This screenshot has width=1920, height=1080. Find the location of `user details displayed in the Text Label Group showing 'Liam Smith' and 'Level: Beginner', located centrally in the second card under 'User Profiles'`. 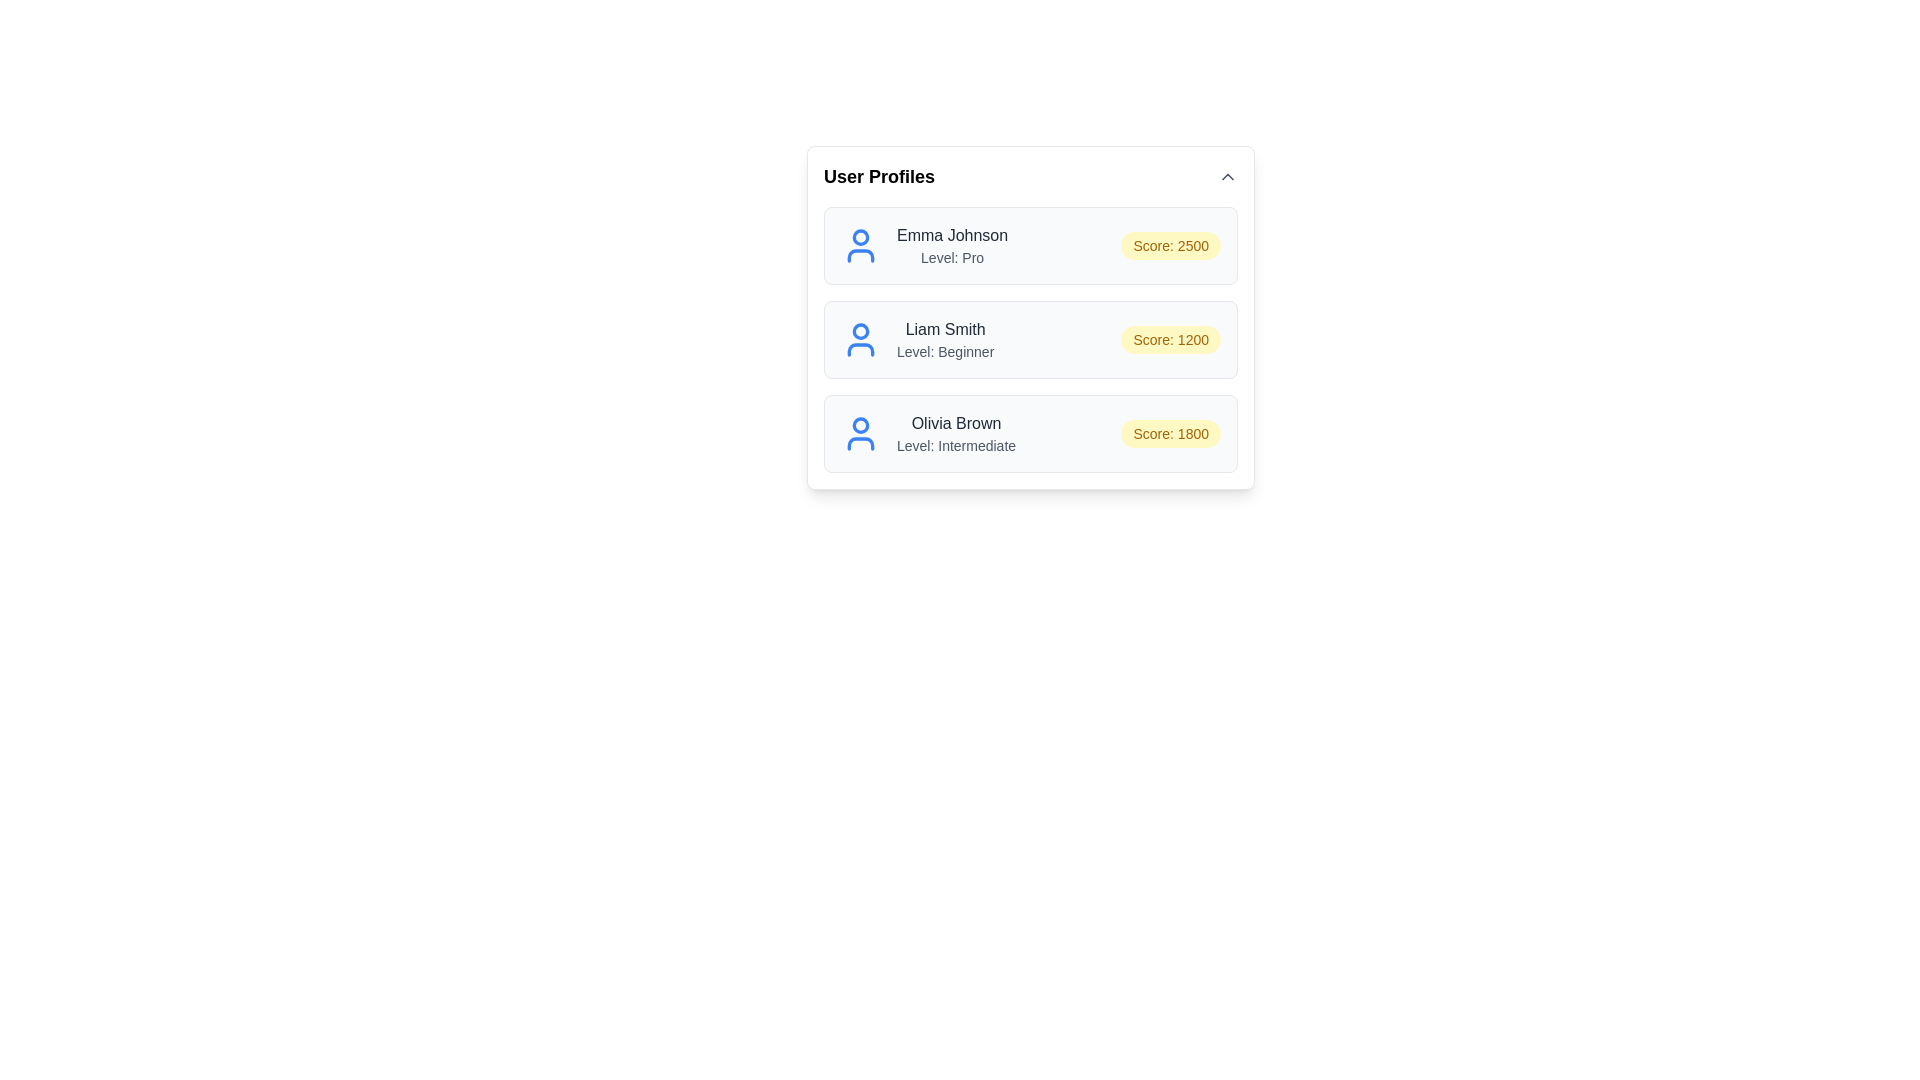

user details displayed in the Text Label Group showing 'Liam Smith' and 'Level: Beginner', located centrally in the second card under 'User Profiles' is located at coordinates (916, 338).